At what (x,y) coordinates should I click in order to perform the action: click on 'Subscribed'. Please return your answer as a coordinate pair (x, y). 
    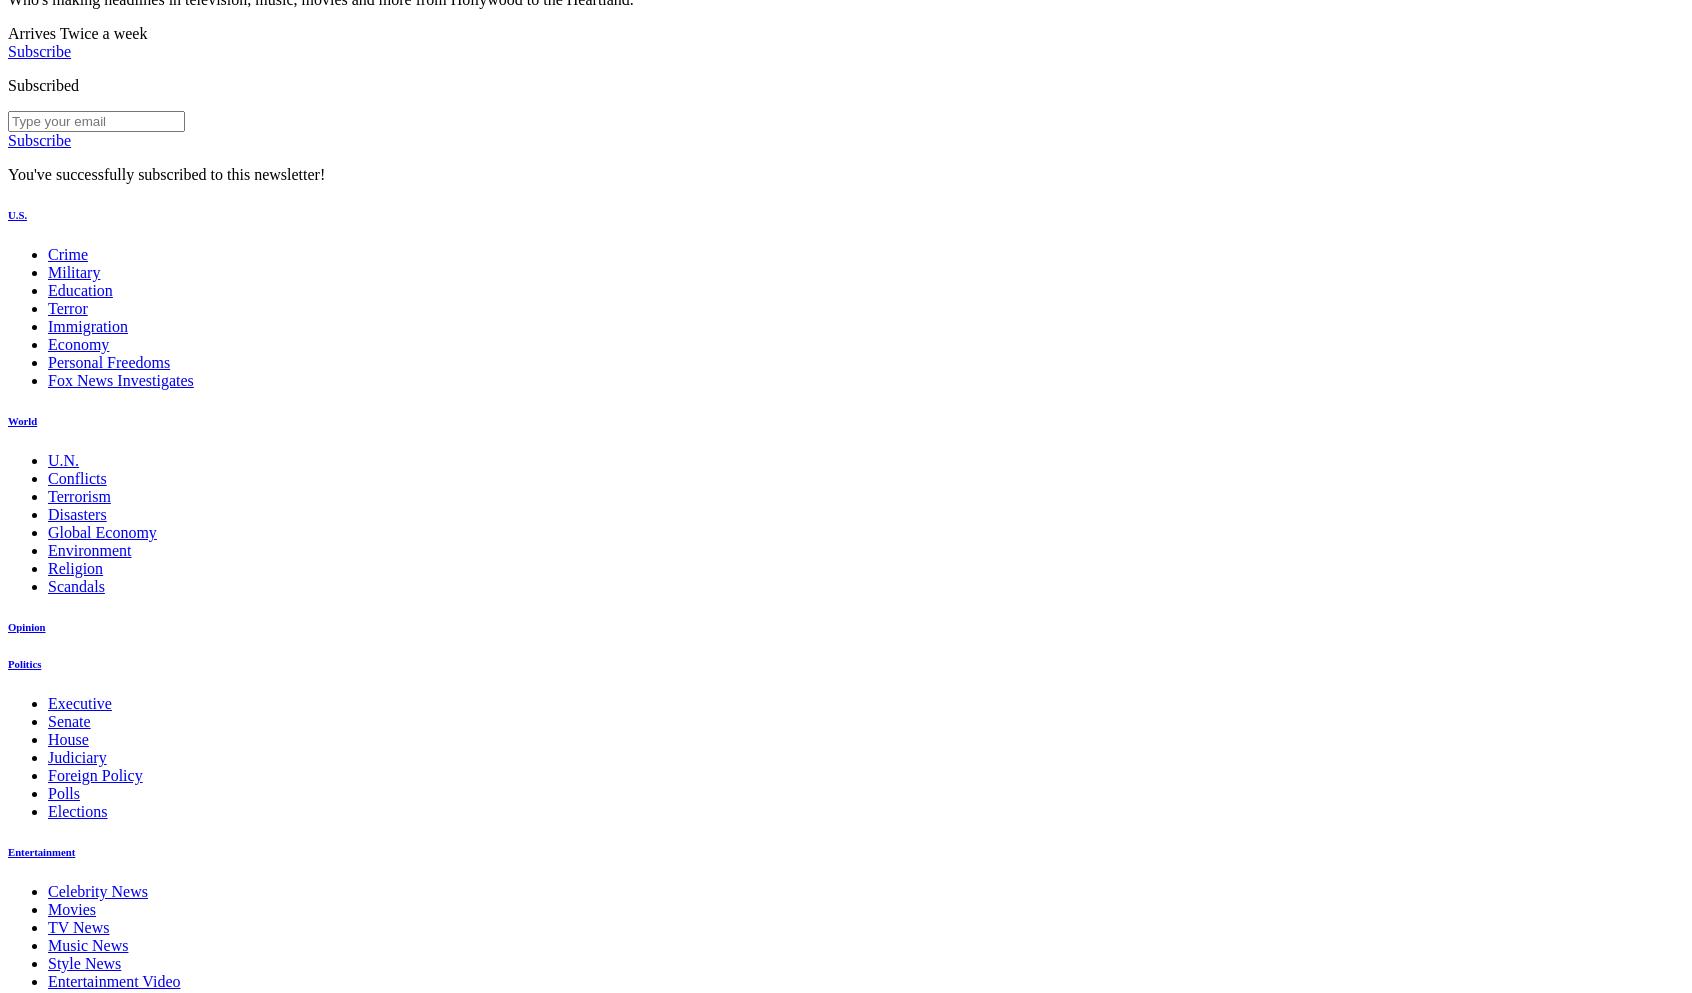
    Looking at the image, I should click on (42, 84).